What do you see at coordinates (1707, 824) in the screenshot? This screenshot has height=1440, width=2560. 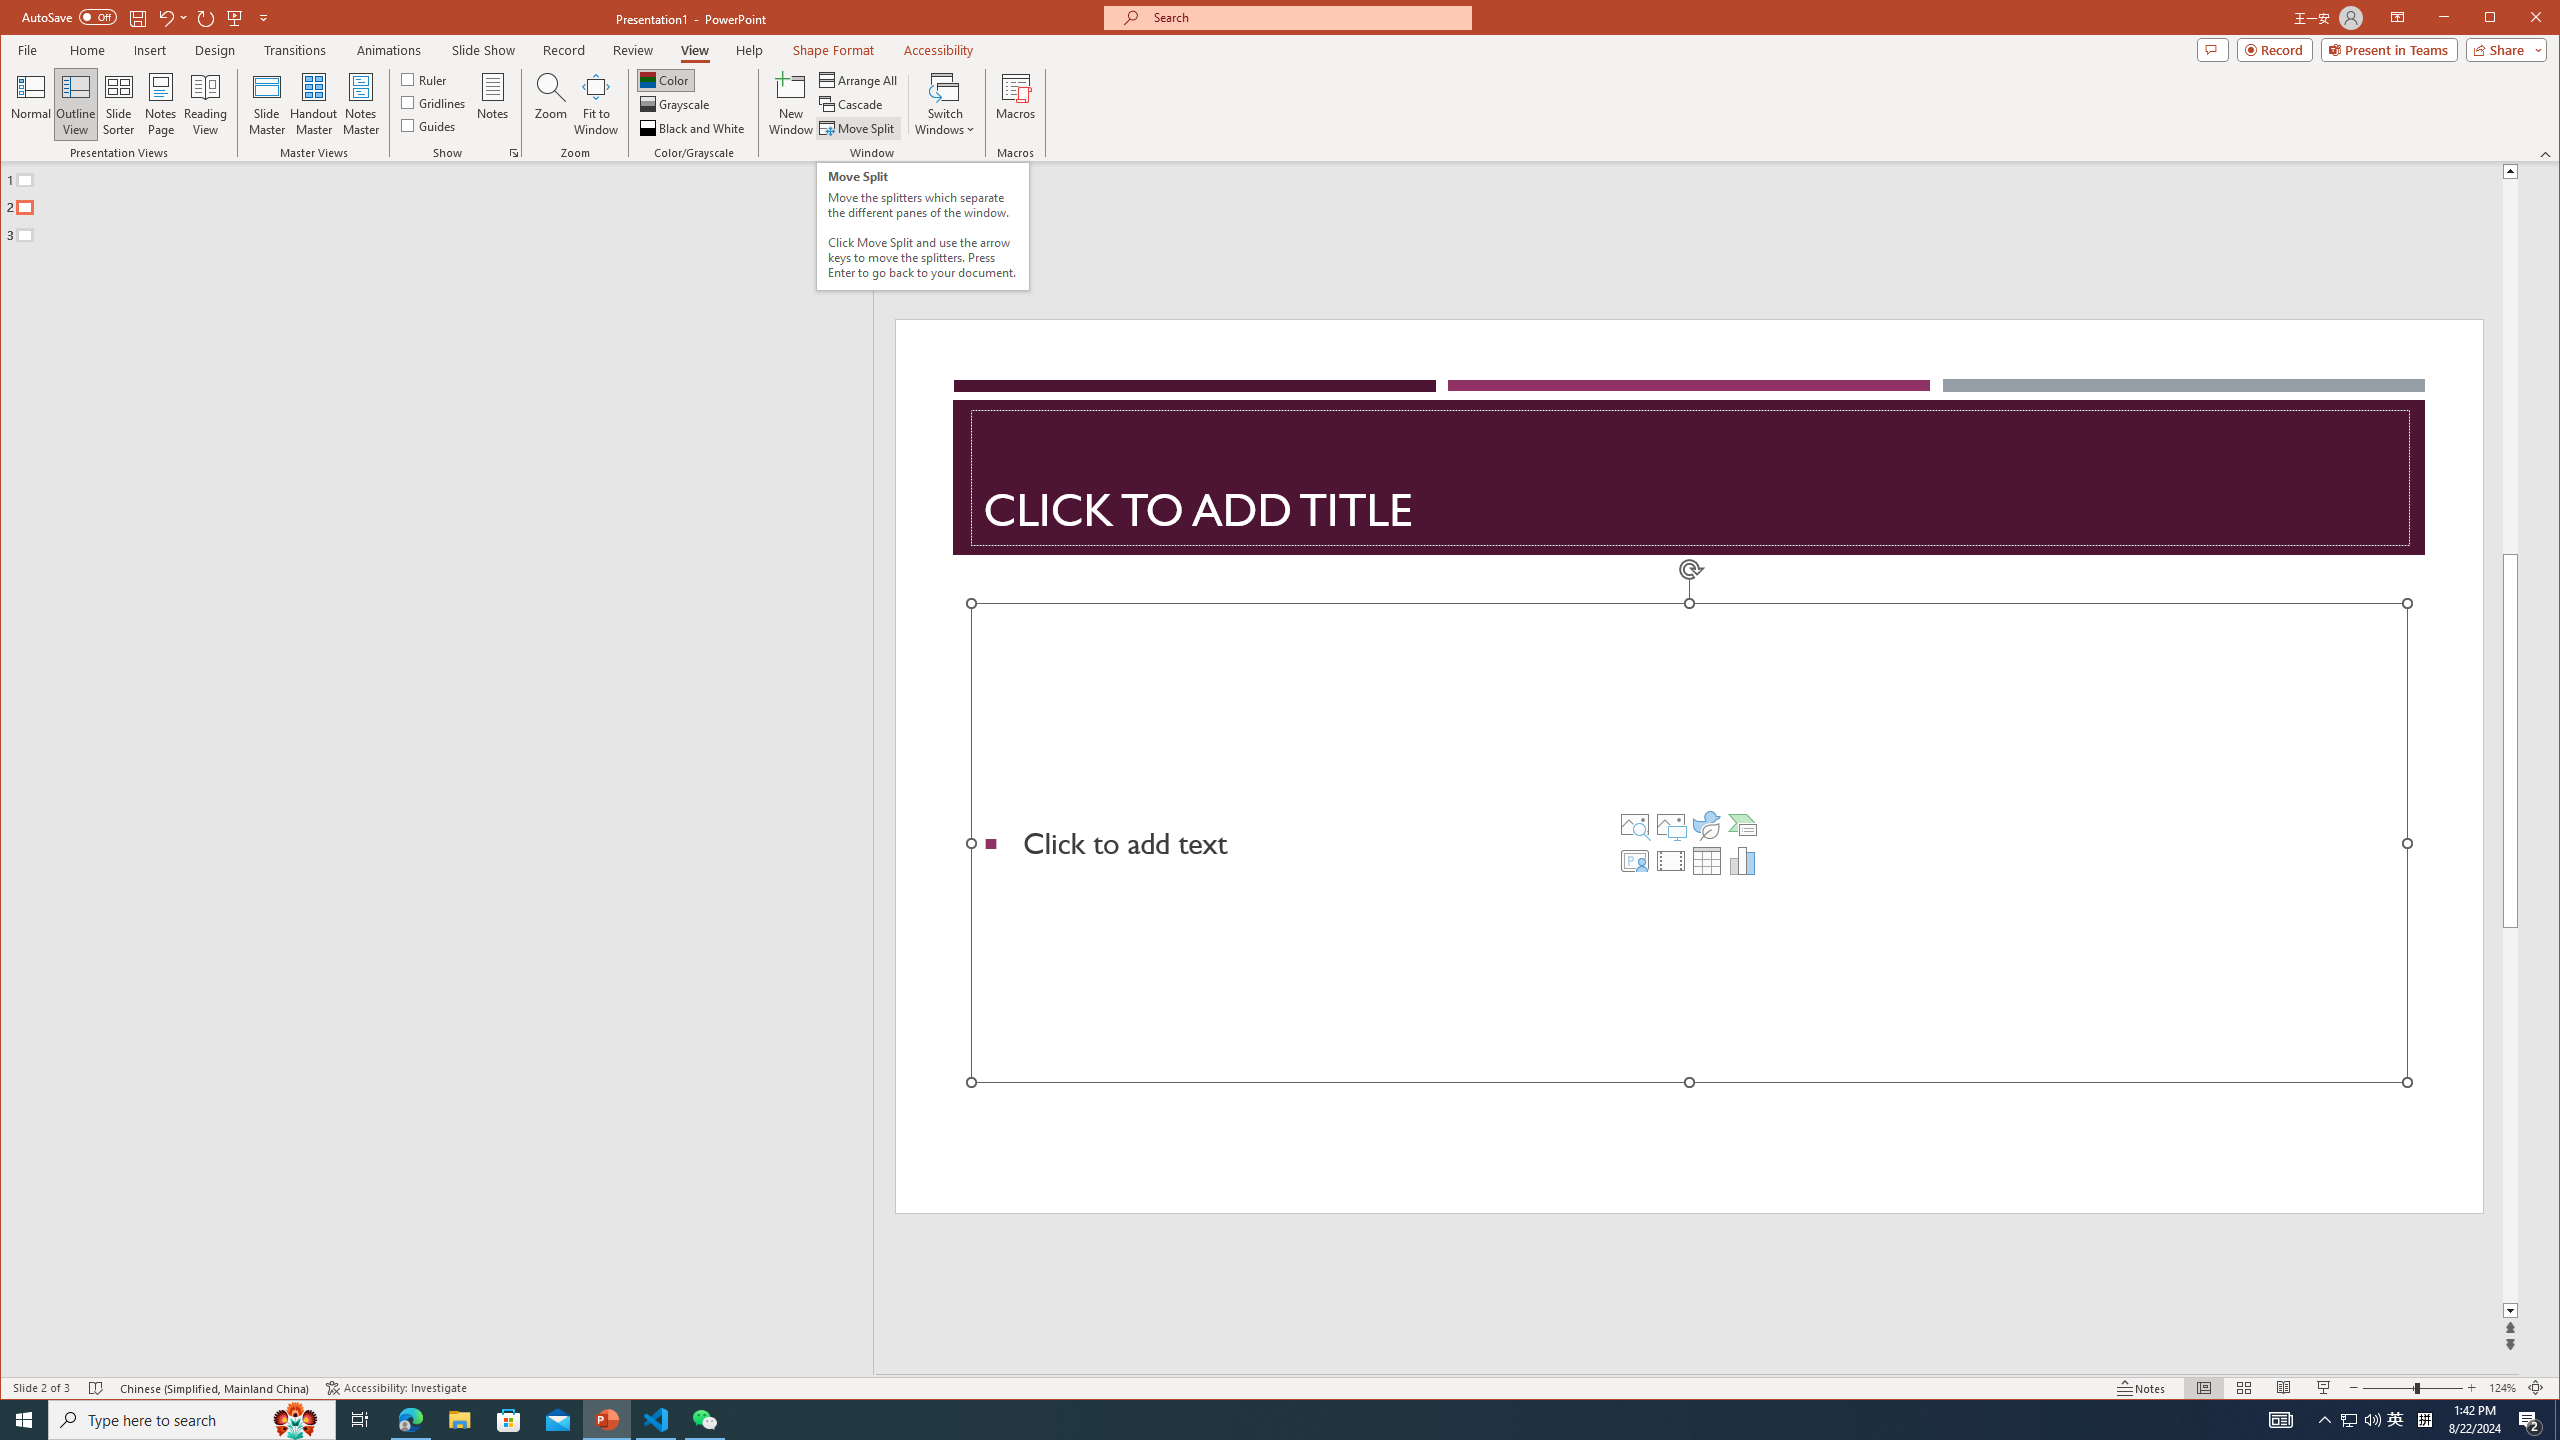 I see `'Insert an Icon'` at bounding box center [1707, 824].